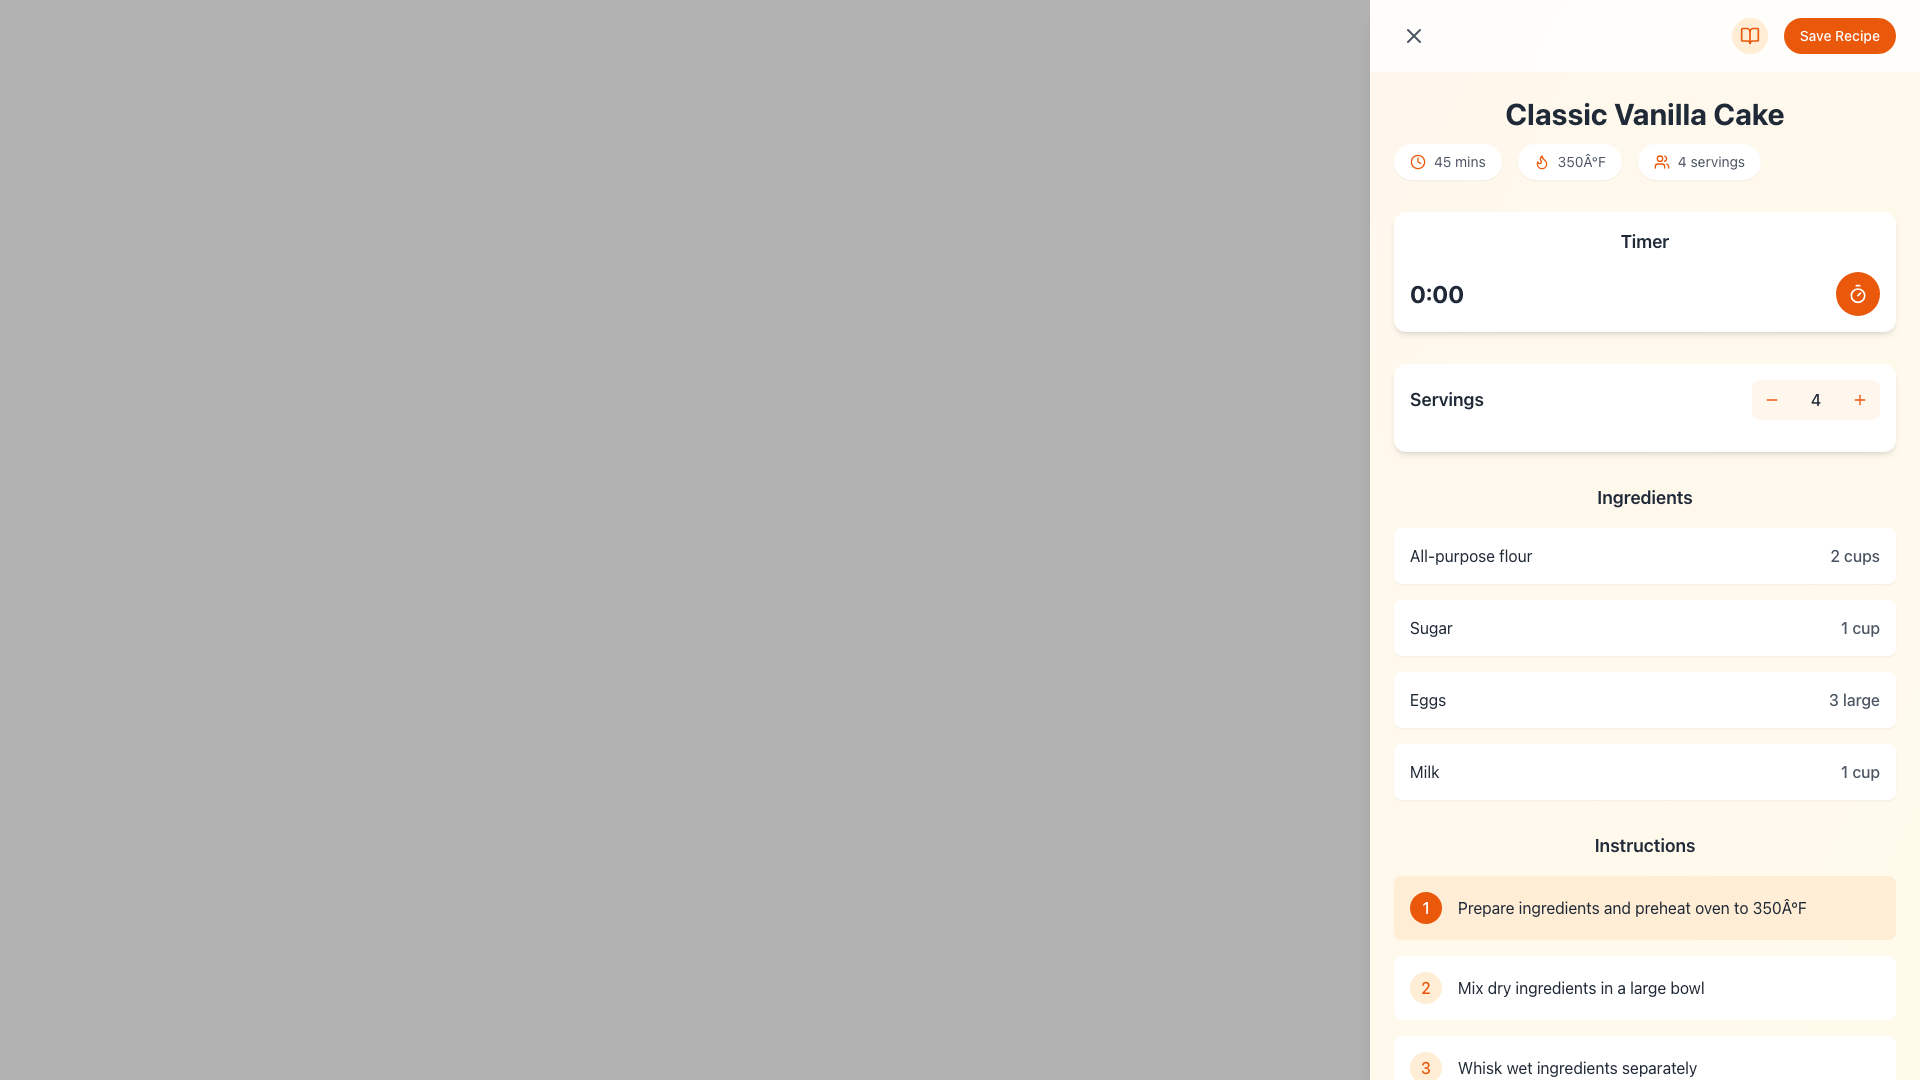 This screenshot has height=1080, width=1920. I want to click on the Text label that specifies the quantity and size of eggs needed for the recipe, positioned to the right of the 'Eggs' label in the ingredients section, so click(1853, 698).